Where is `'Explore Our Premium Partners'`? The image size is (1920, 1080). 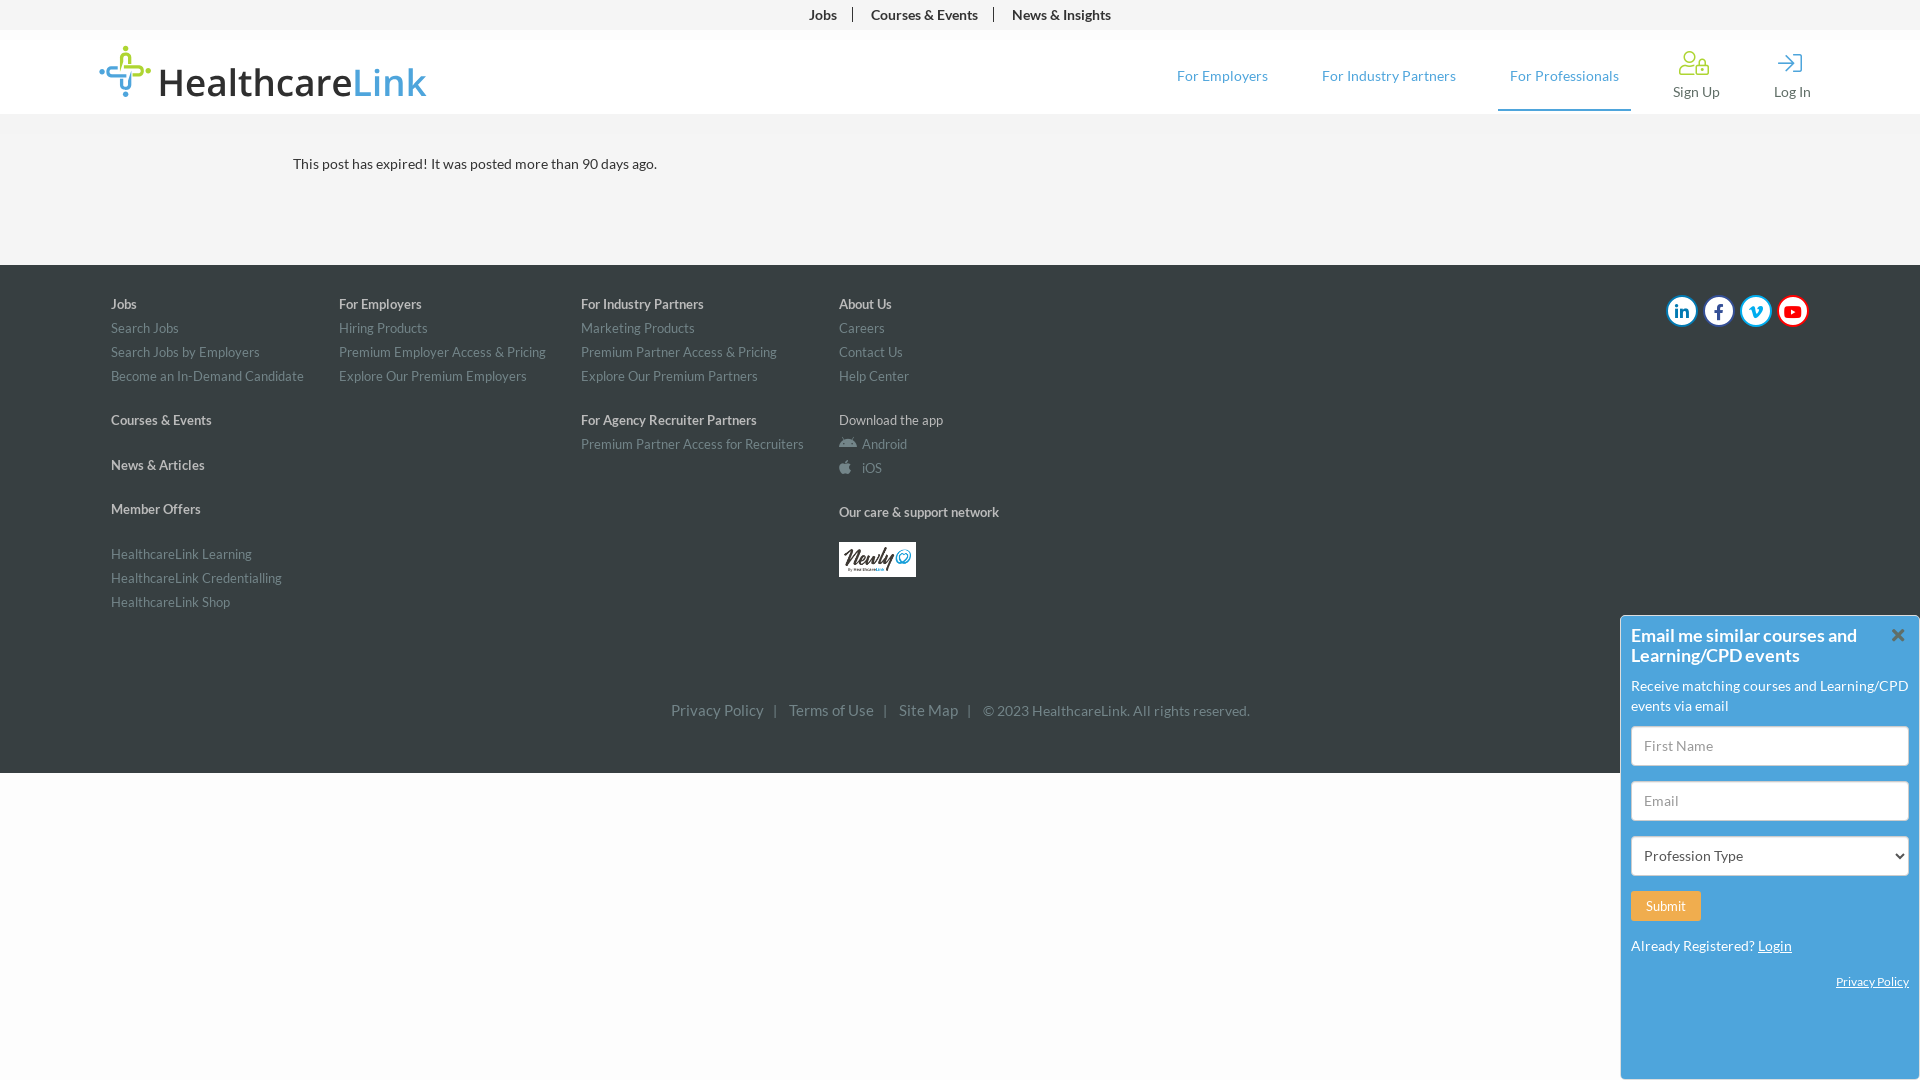
'Explore Our Premium Partners' is located at coordinates (669, 375).